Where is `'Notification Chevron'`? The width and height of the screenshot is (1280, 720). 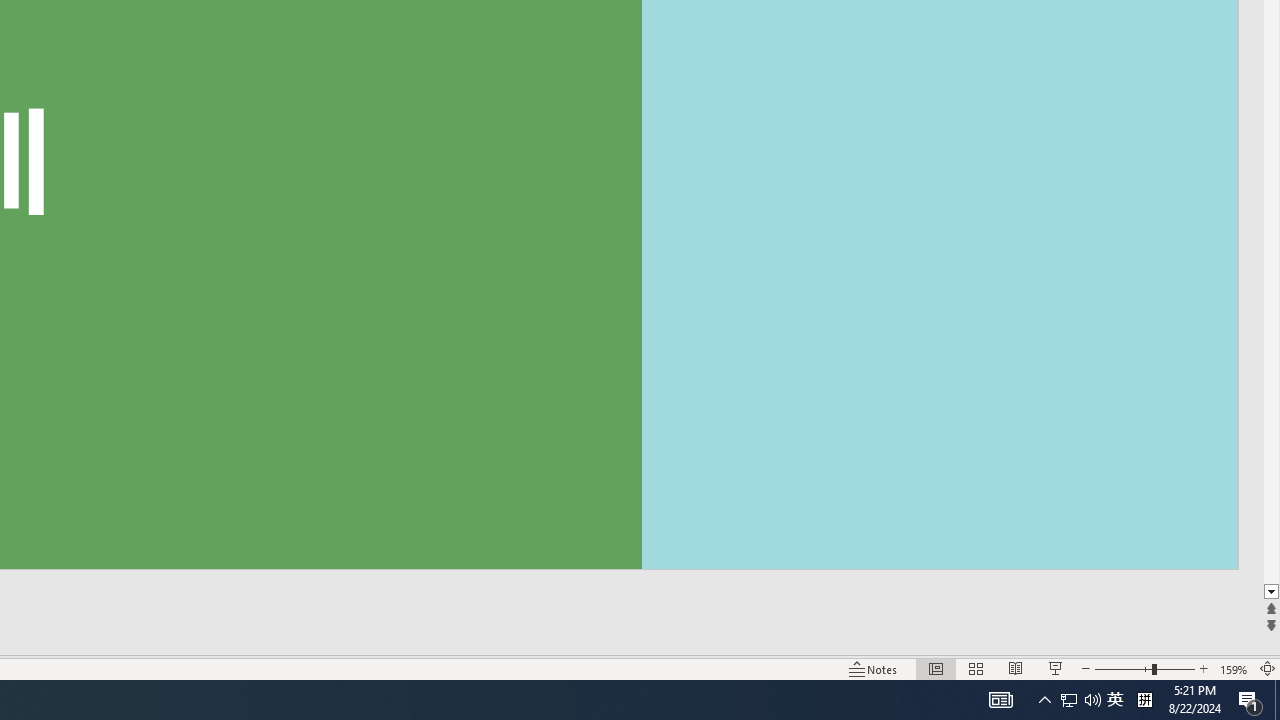
'Notification Chevron' is located at coordinates (1068, 698).